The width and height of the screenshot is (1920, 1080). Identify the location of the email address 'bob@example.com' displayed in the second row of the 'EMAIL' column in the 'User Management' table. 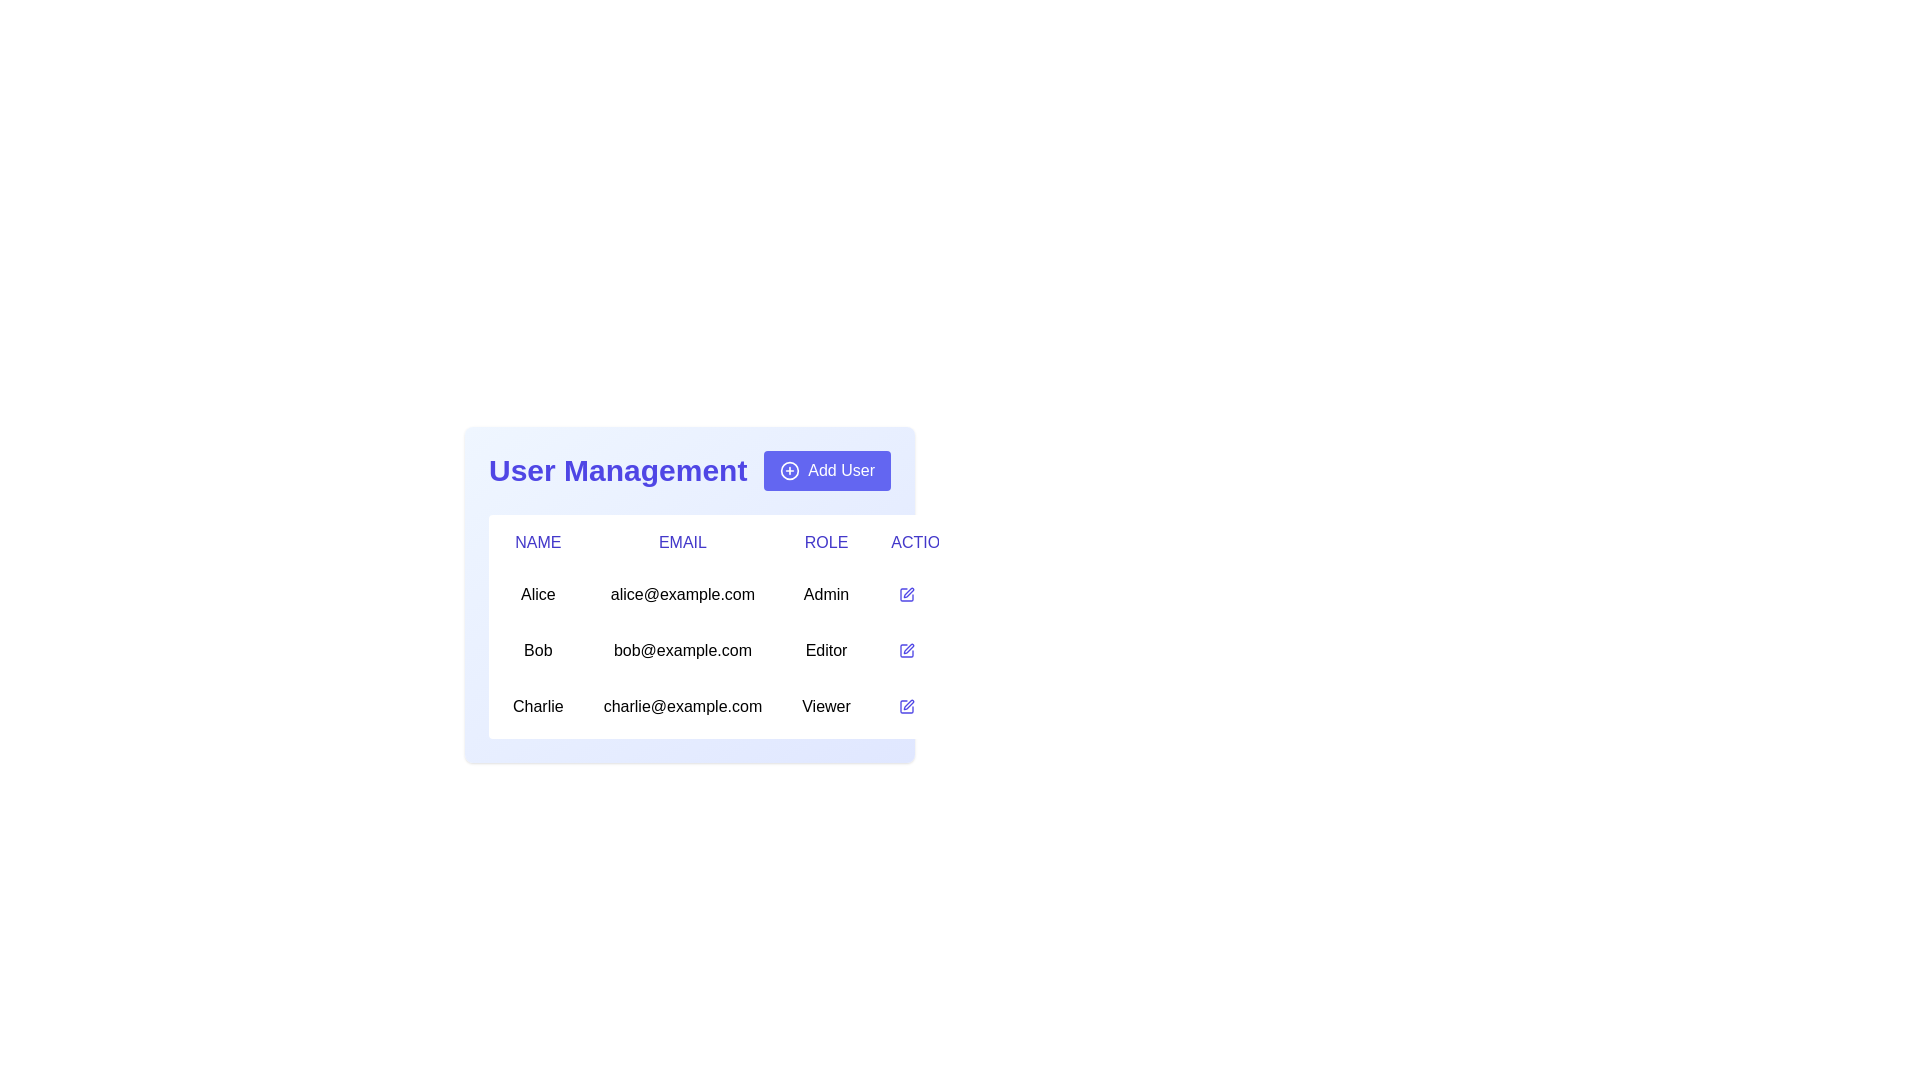
(682, 651).